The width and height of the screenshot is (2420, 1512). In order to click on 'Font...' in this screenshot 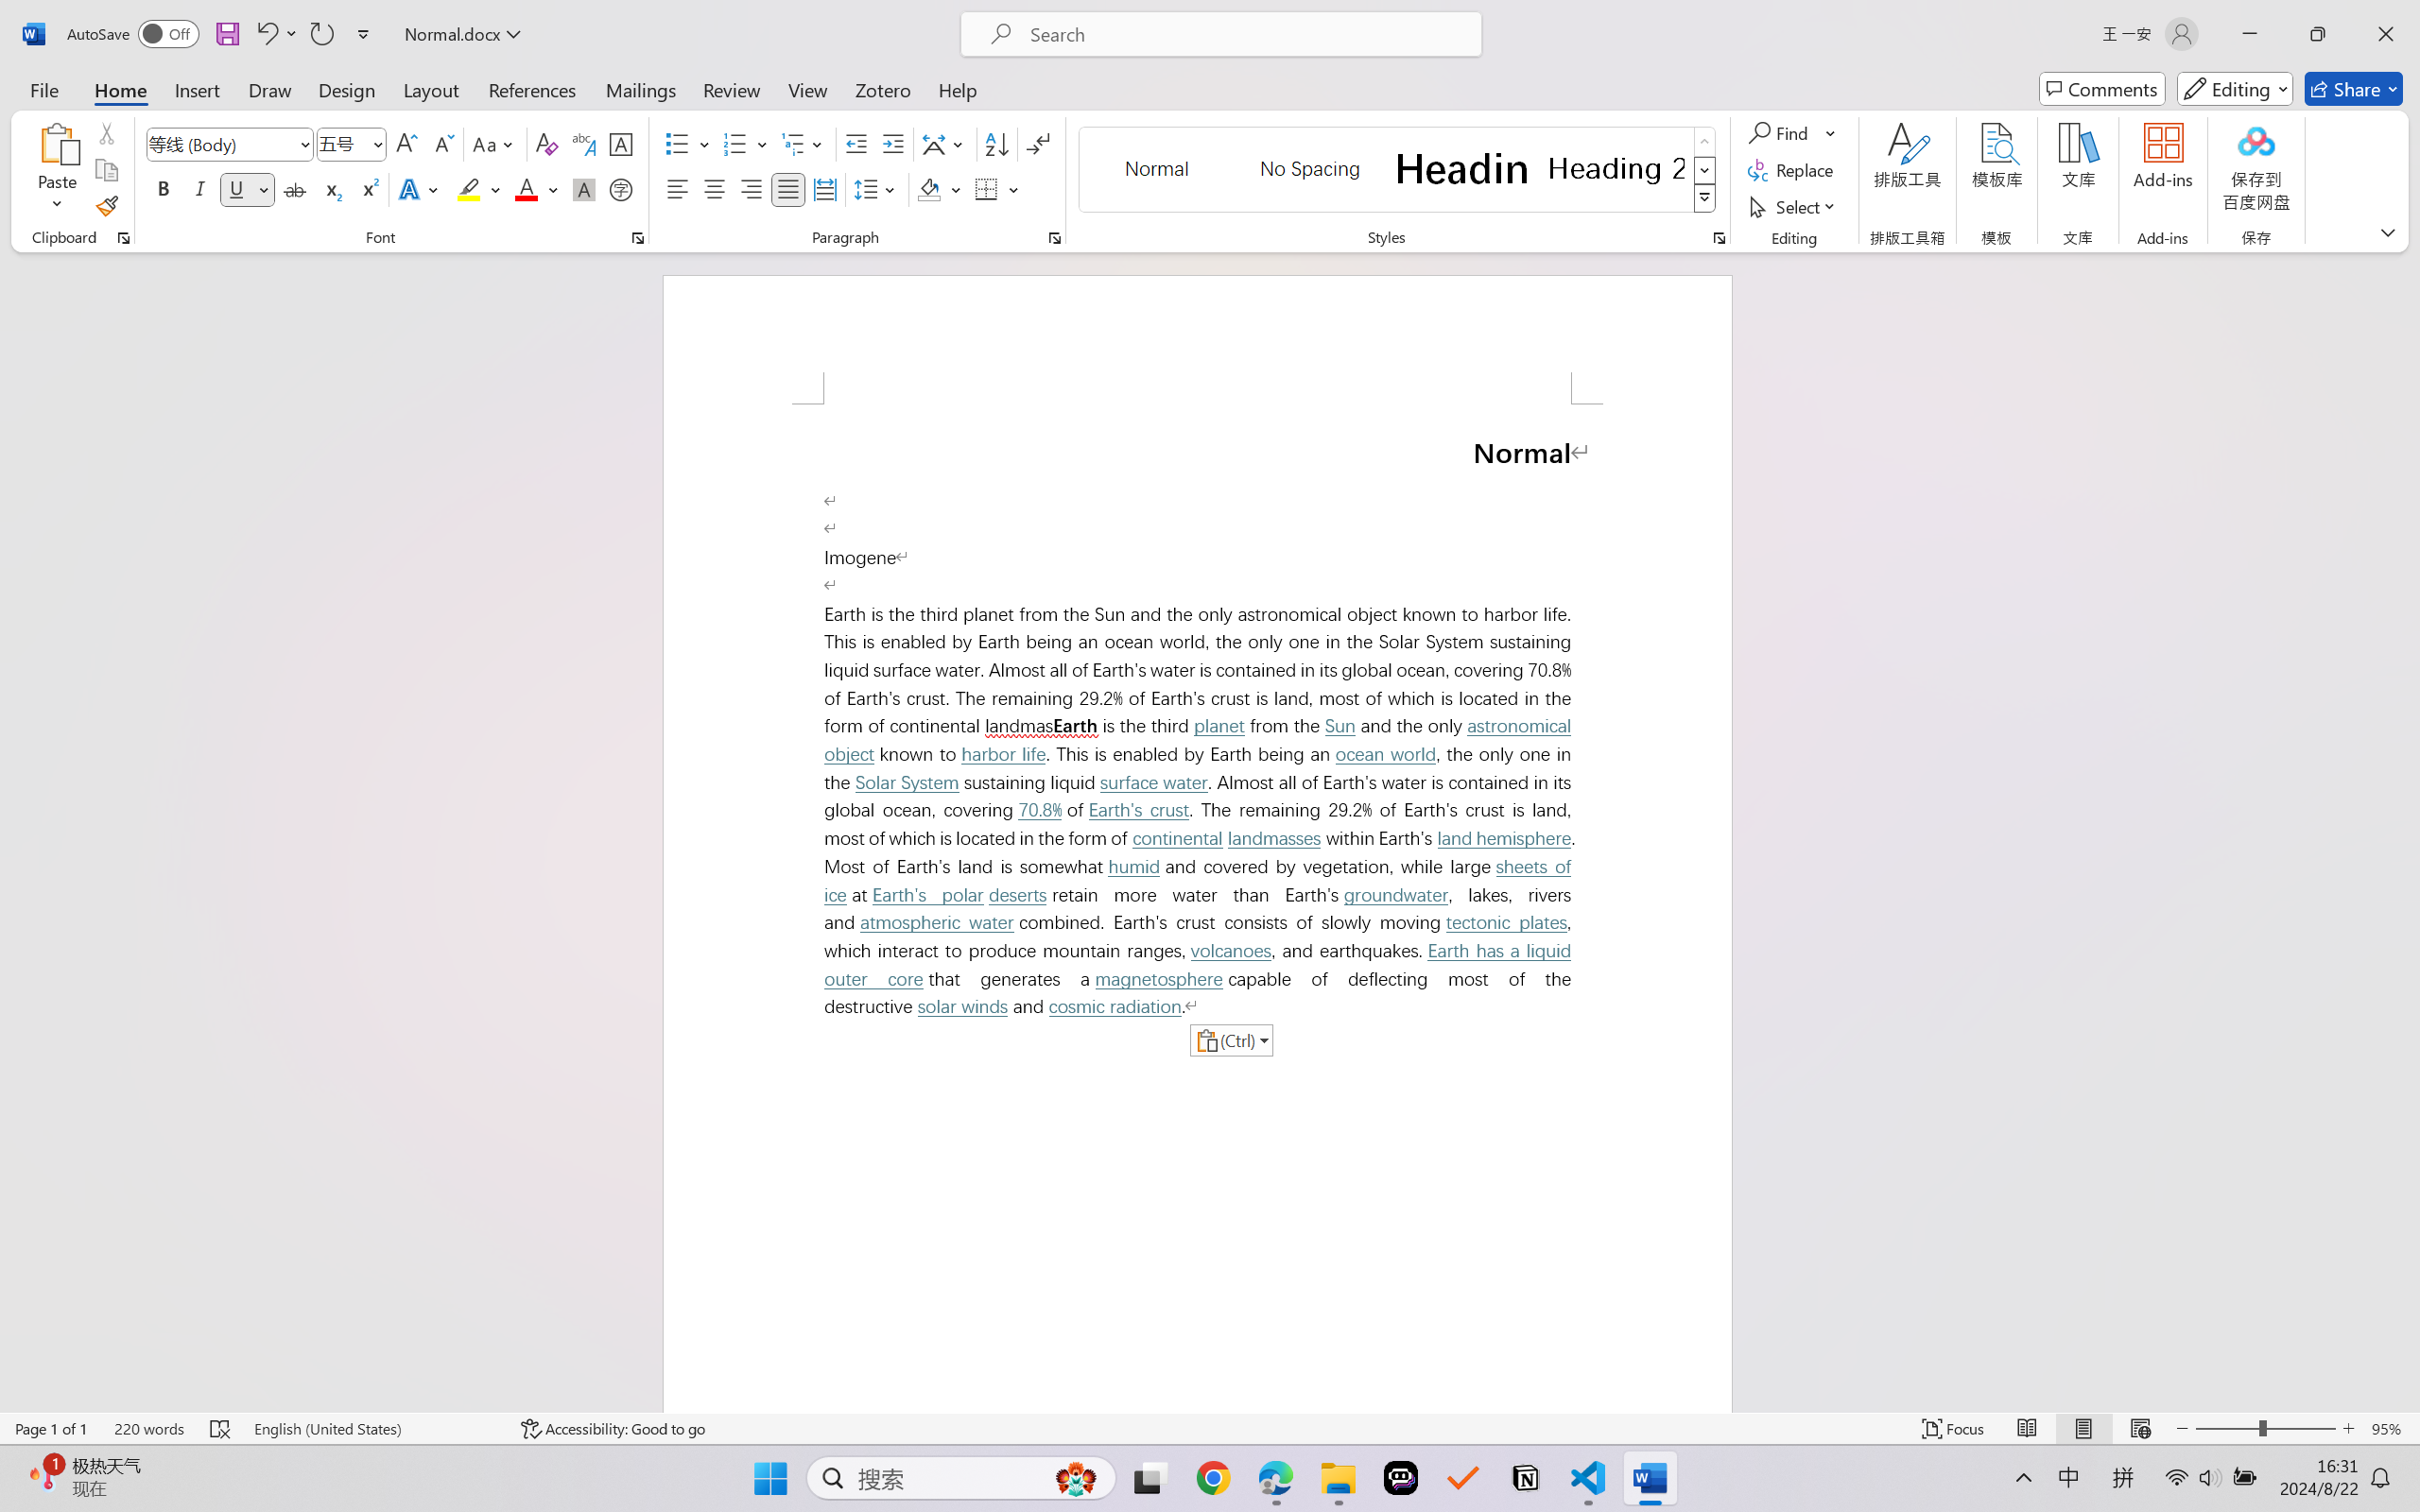, I will do `click(637, 237)`.